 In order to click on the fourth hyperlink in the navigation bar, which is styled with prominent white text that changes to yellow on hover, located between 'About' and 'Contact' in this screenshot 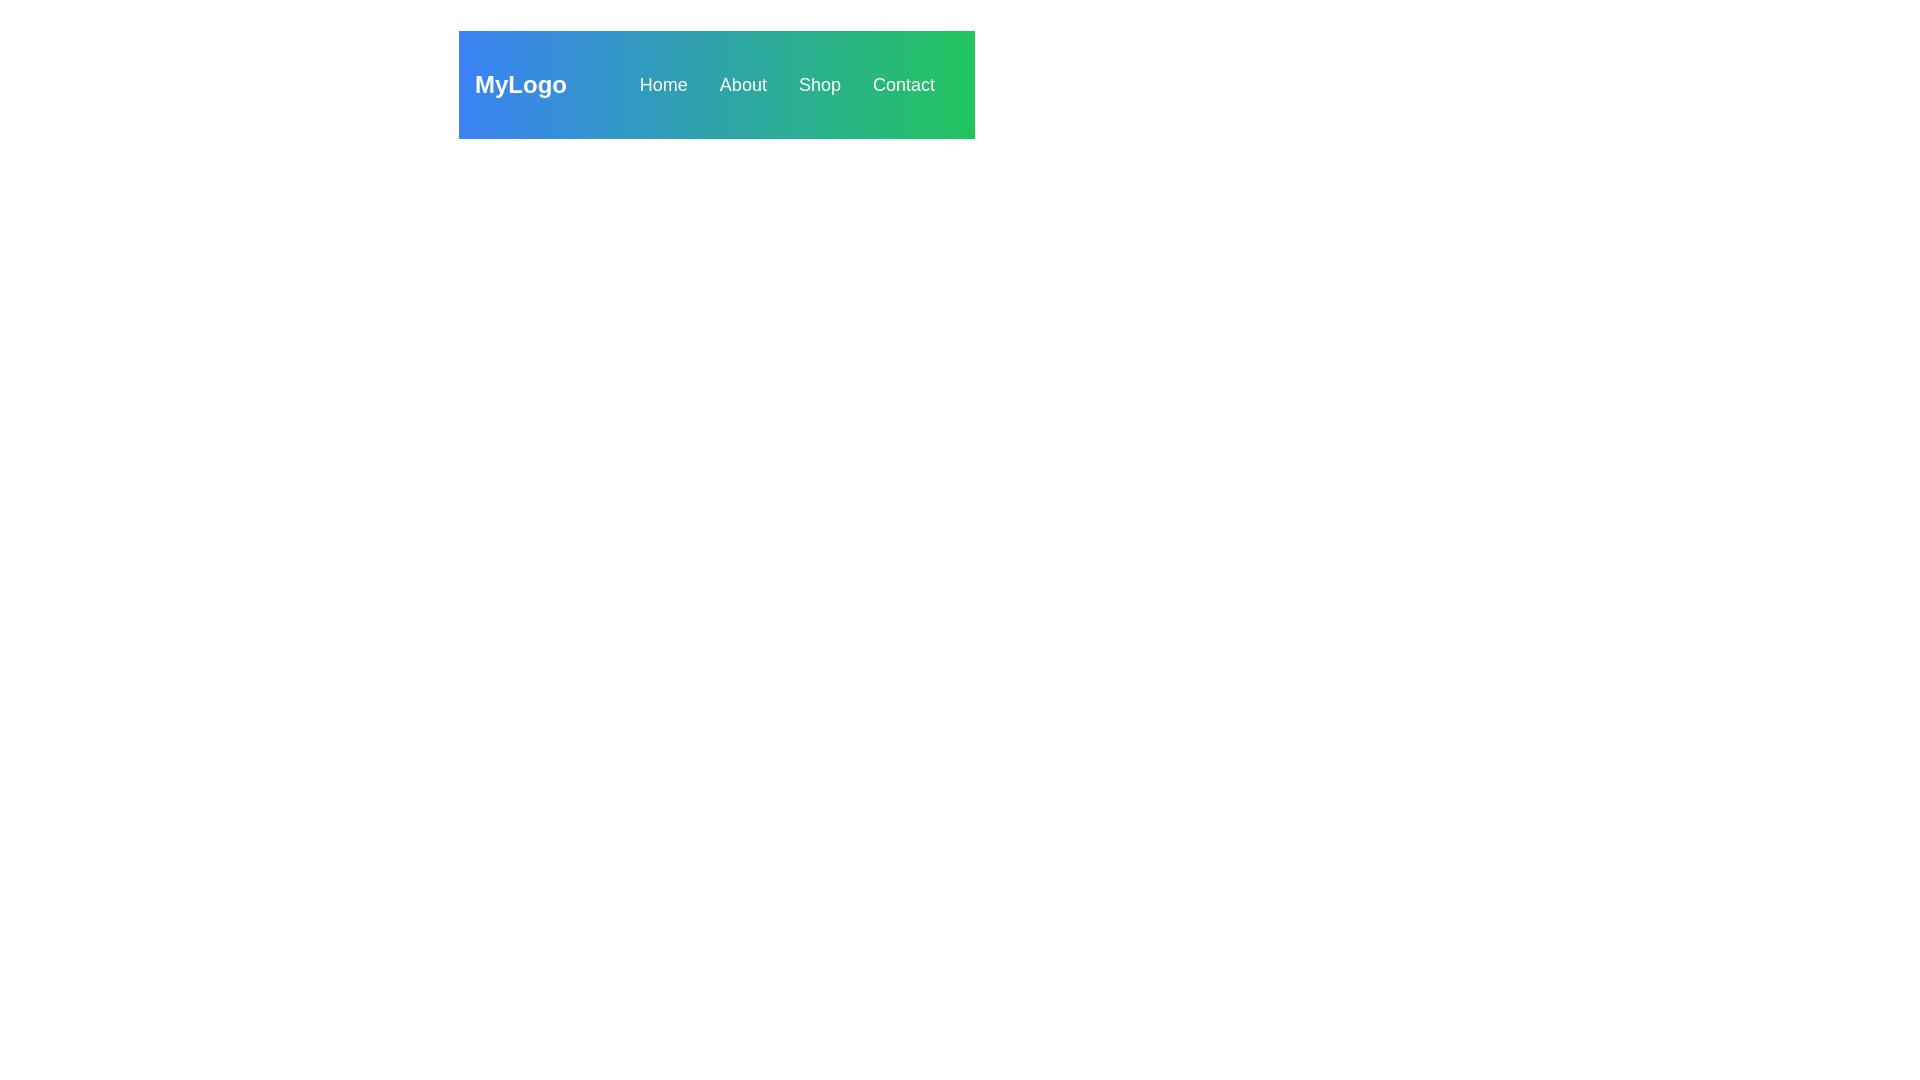, I will do `click(819, 83)`.